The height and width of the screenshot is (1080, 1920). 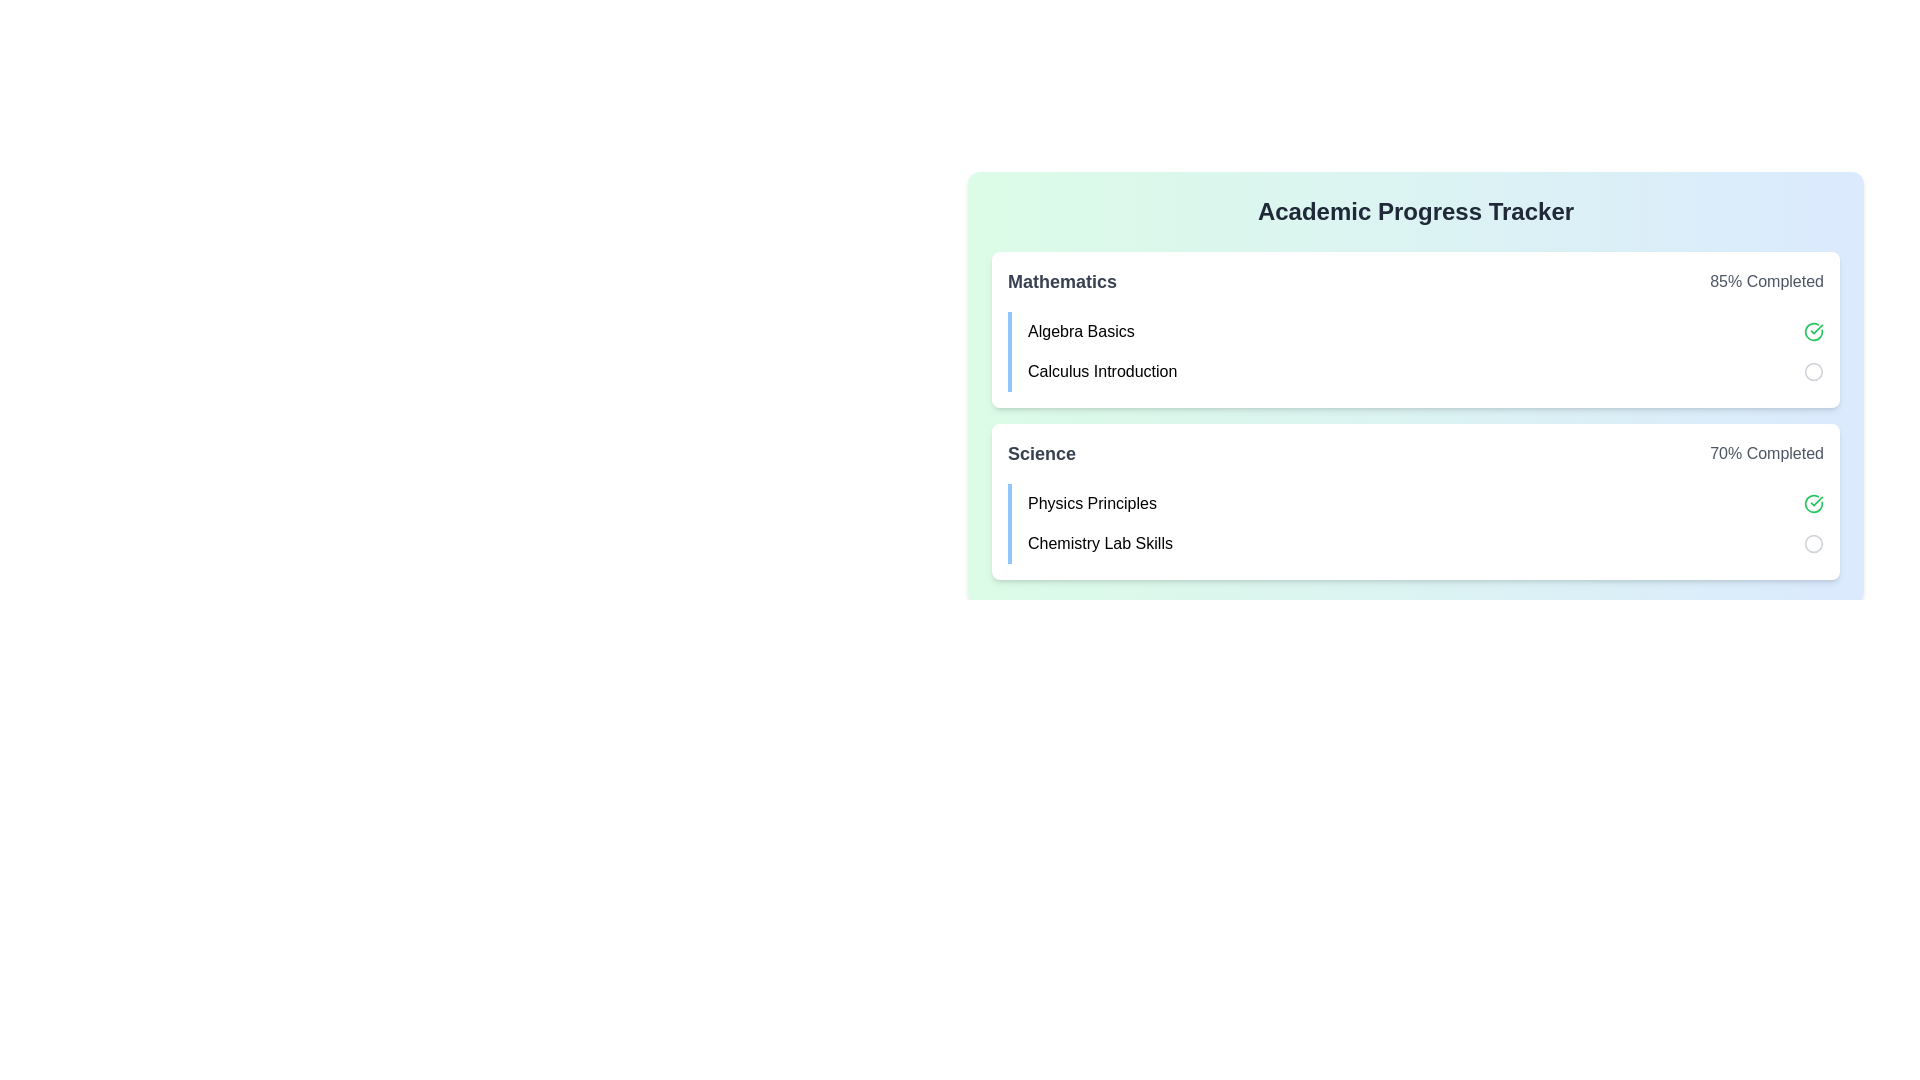 I want to click on the representation of the circular checkmark icon in the 'Science' section of the 'Academic Progress Tracker' interface, which signifies the completion status of the 'Science' course, so click(x=1814, y=330).